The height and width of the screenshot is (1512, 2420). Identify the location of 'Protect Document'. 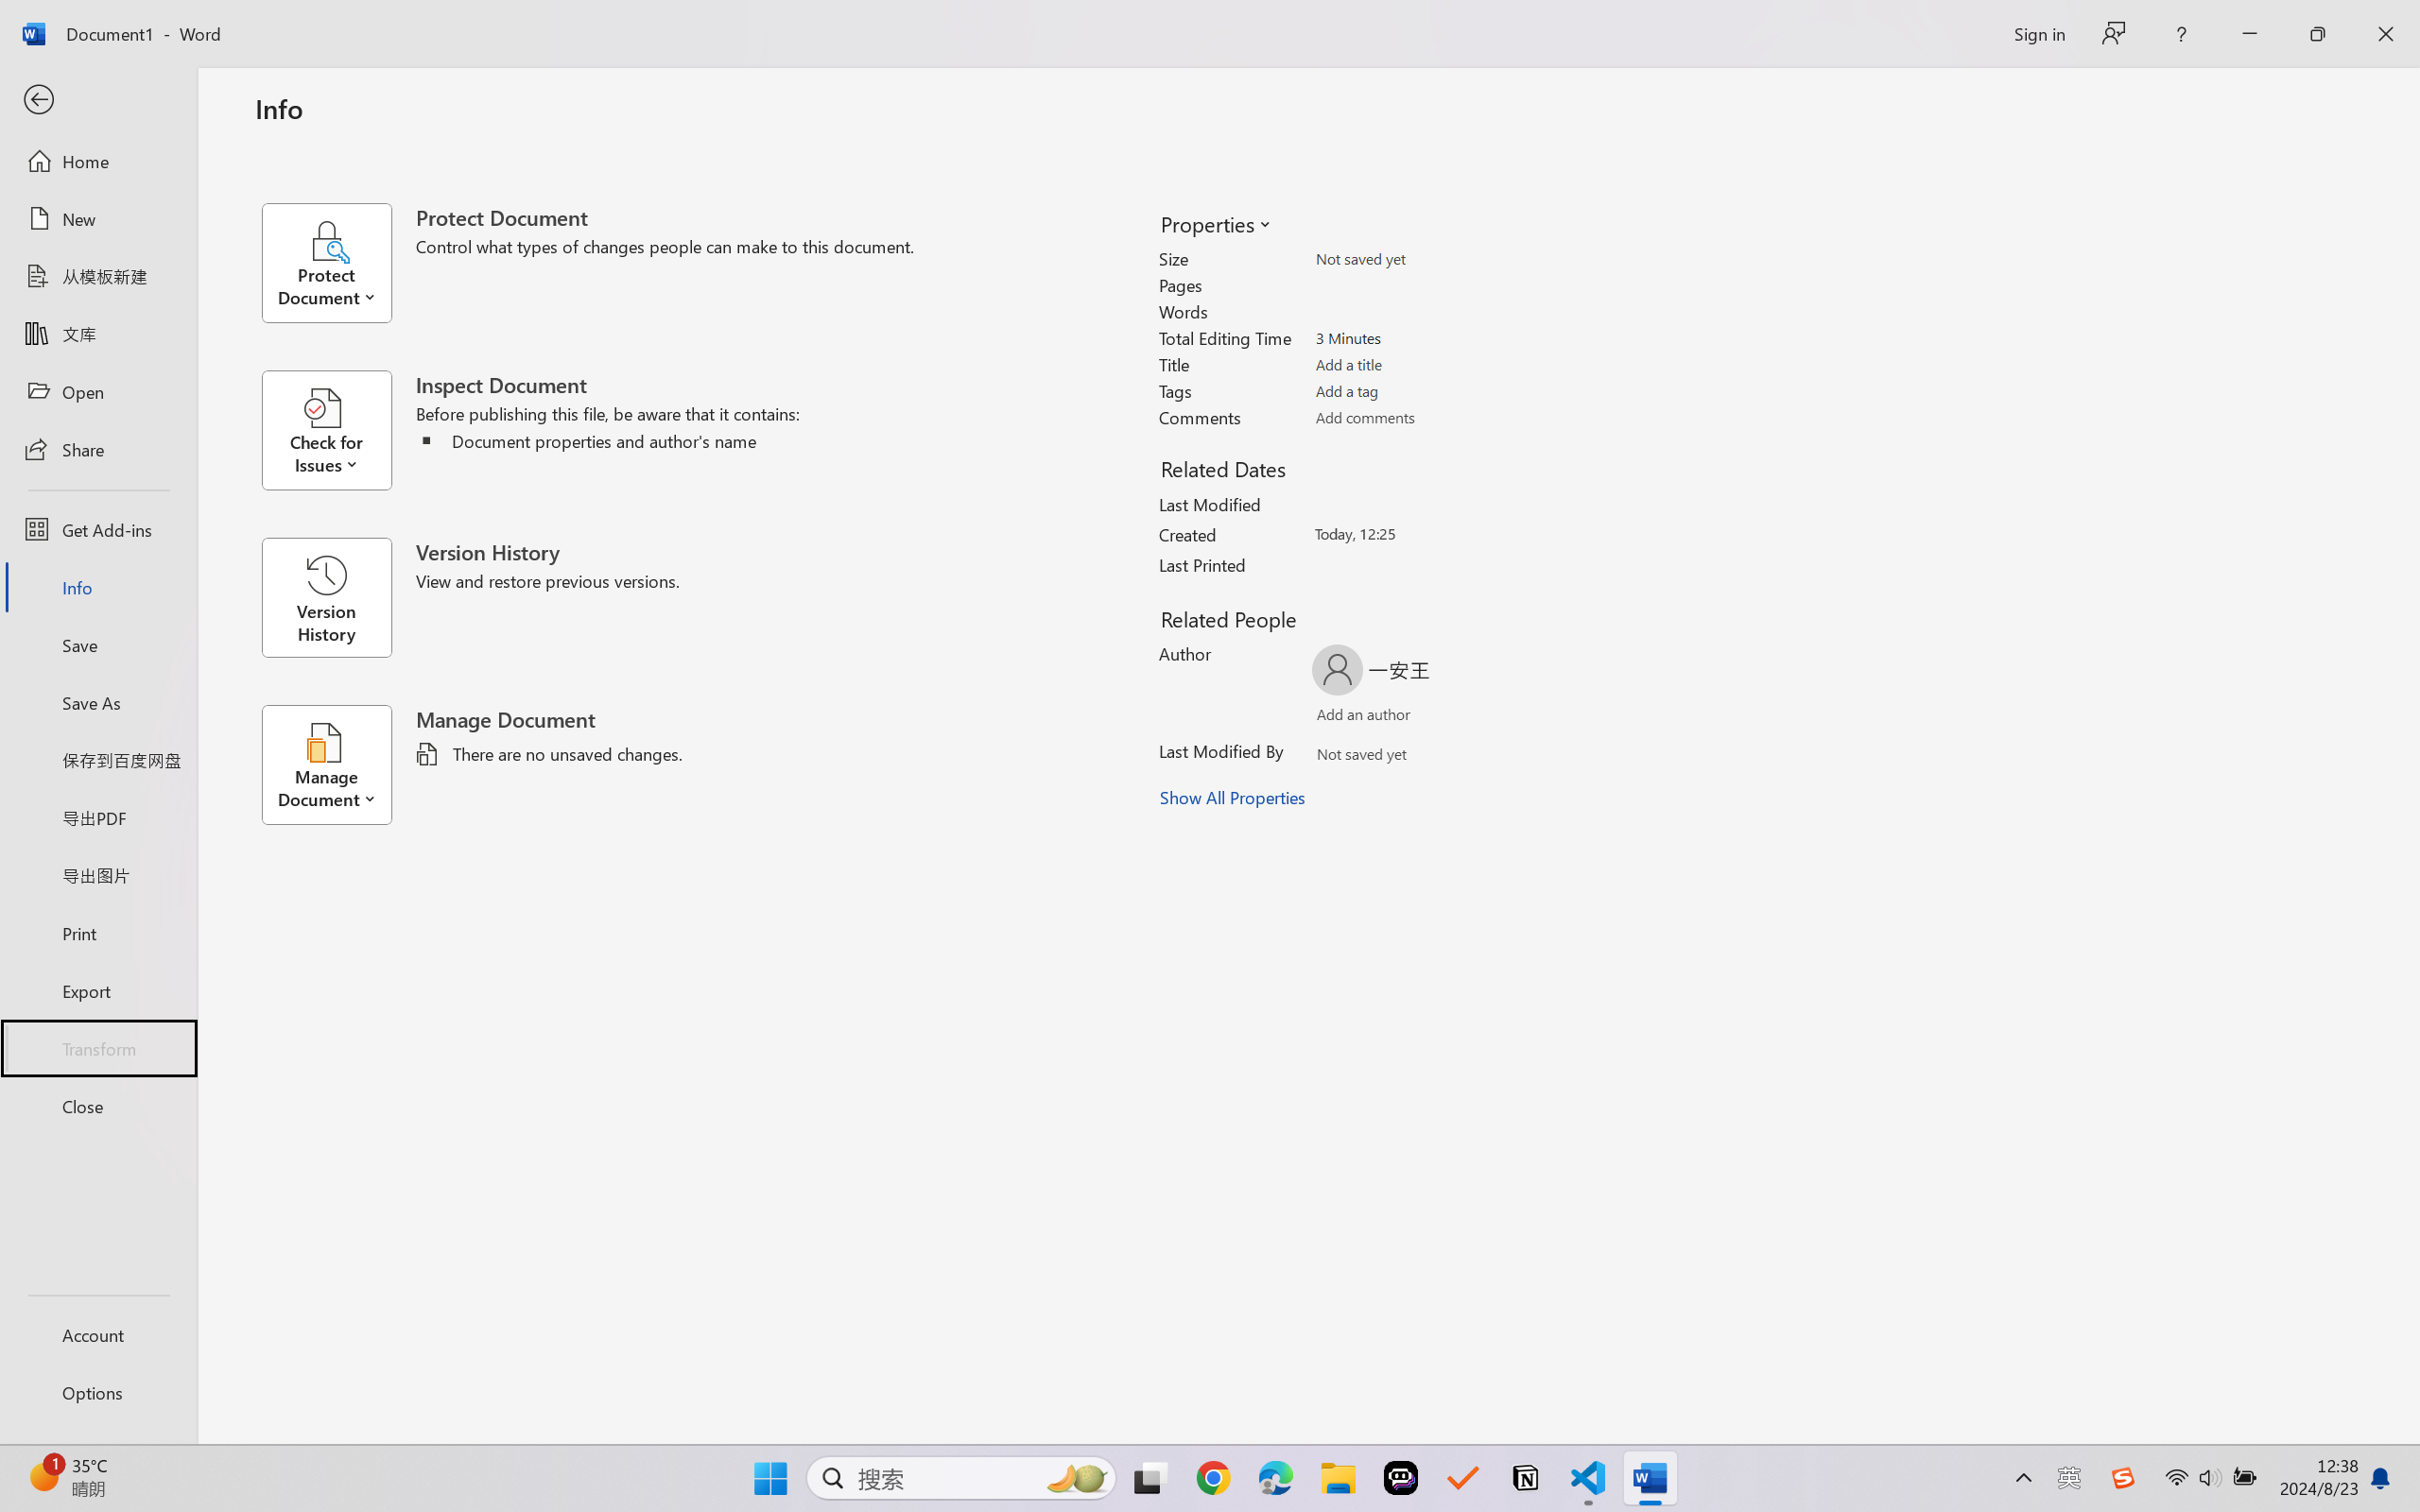
(337, 262).